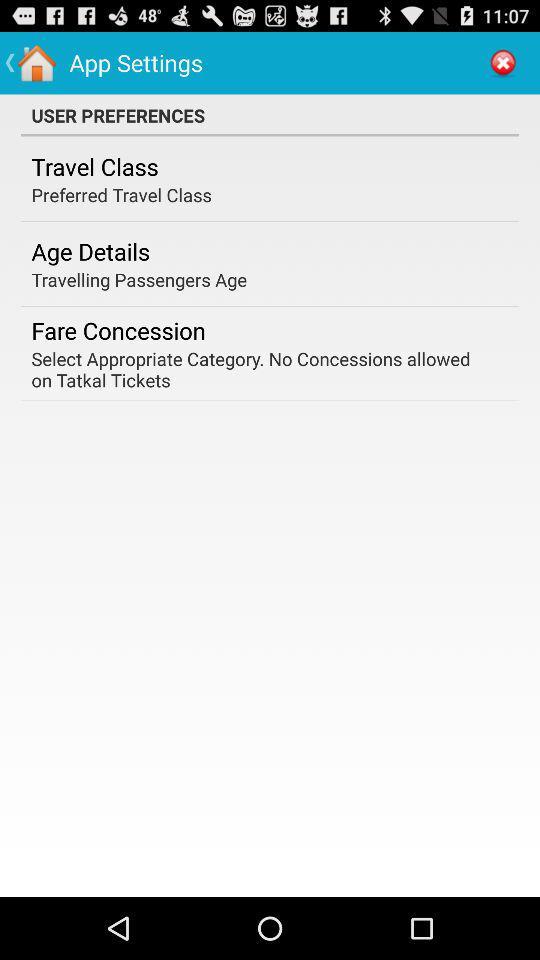  I want to click on the travelling passengers age app, so click(138, 278).